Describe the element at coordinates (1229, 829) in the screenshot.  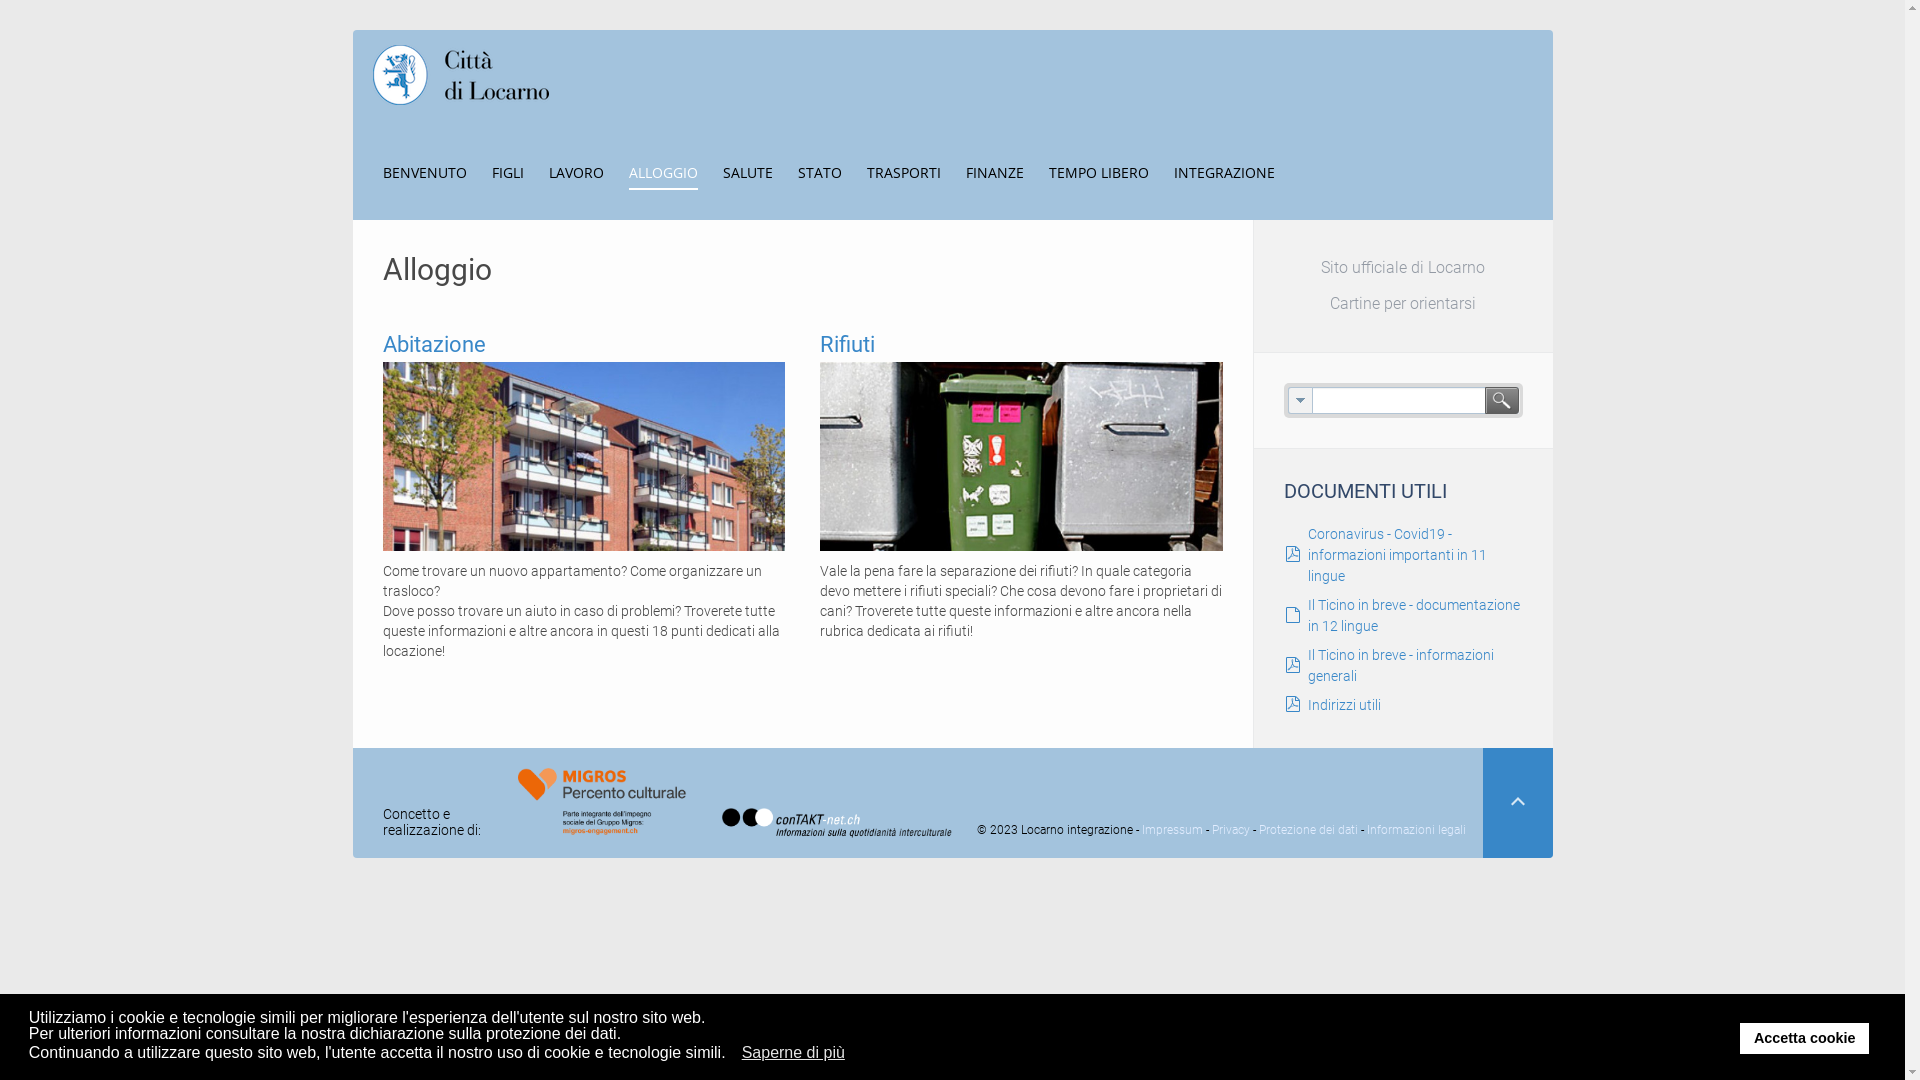
I see `'Privacy'` at that location.